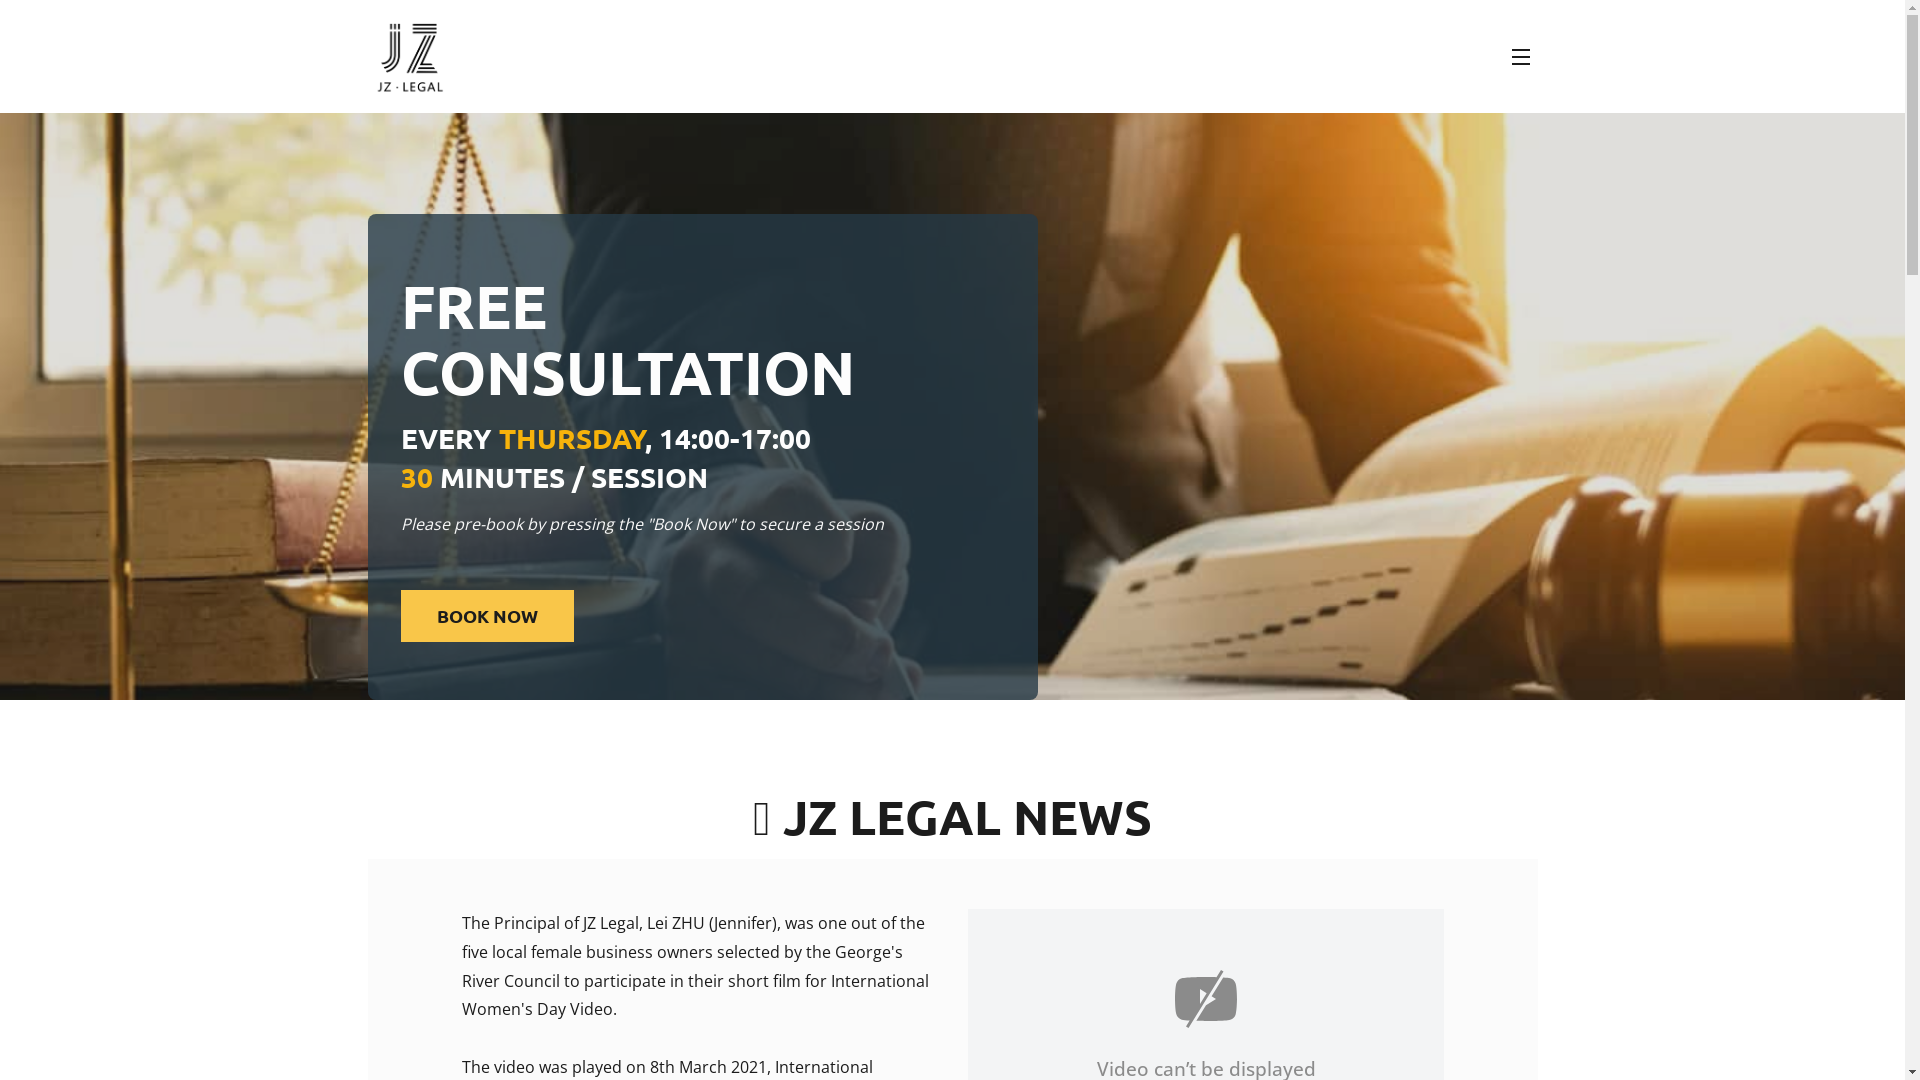 Image resolution: width=1920 pixels, height=1080 pixels. What do you see at coordinates (487, 615) in the screenshot?
I see `'BOOK NOW'` at bounding box center [487, 615].